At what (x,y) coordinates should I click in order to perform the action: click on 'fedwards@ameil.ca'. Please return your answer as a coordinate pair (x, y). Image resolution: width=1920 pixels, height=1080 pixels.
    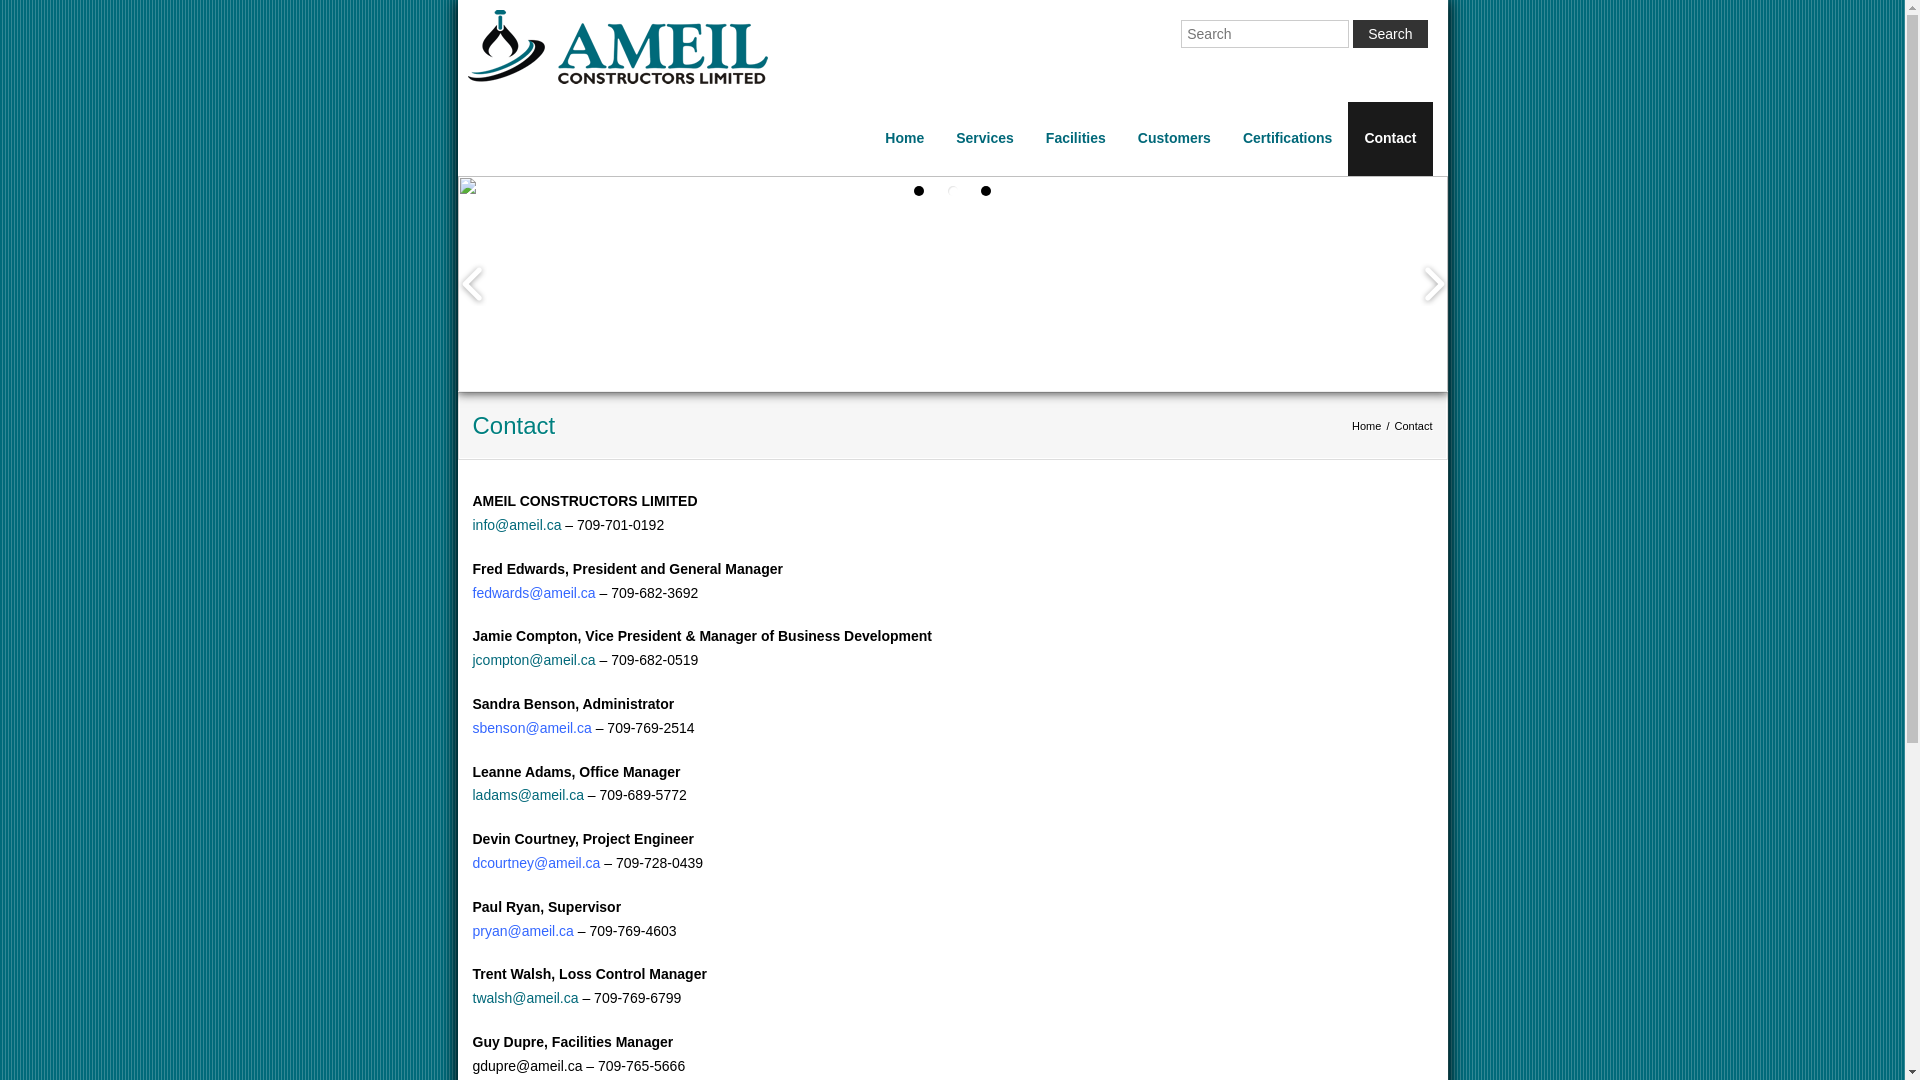
    Looking at the image, I should click on (533, 592).